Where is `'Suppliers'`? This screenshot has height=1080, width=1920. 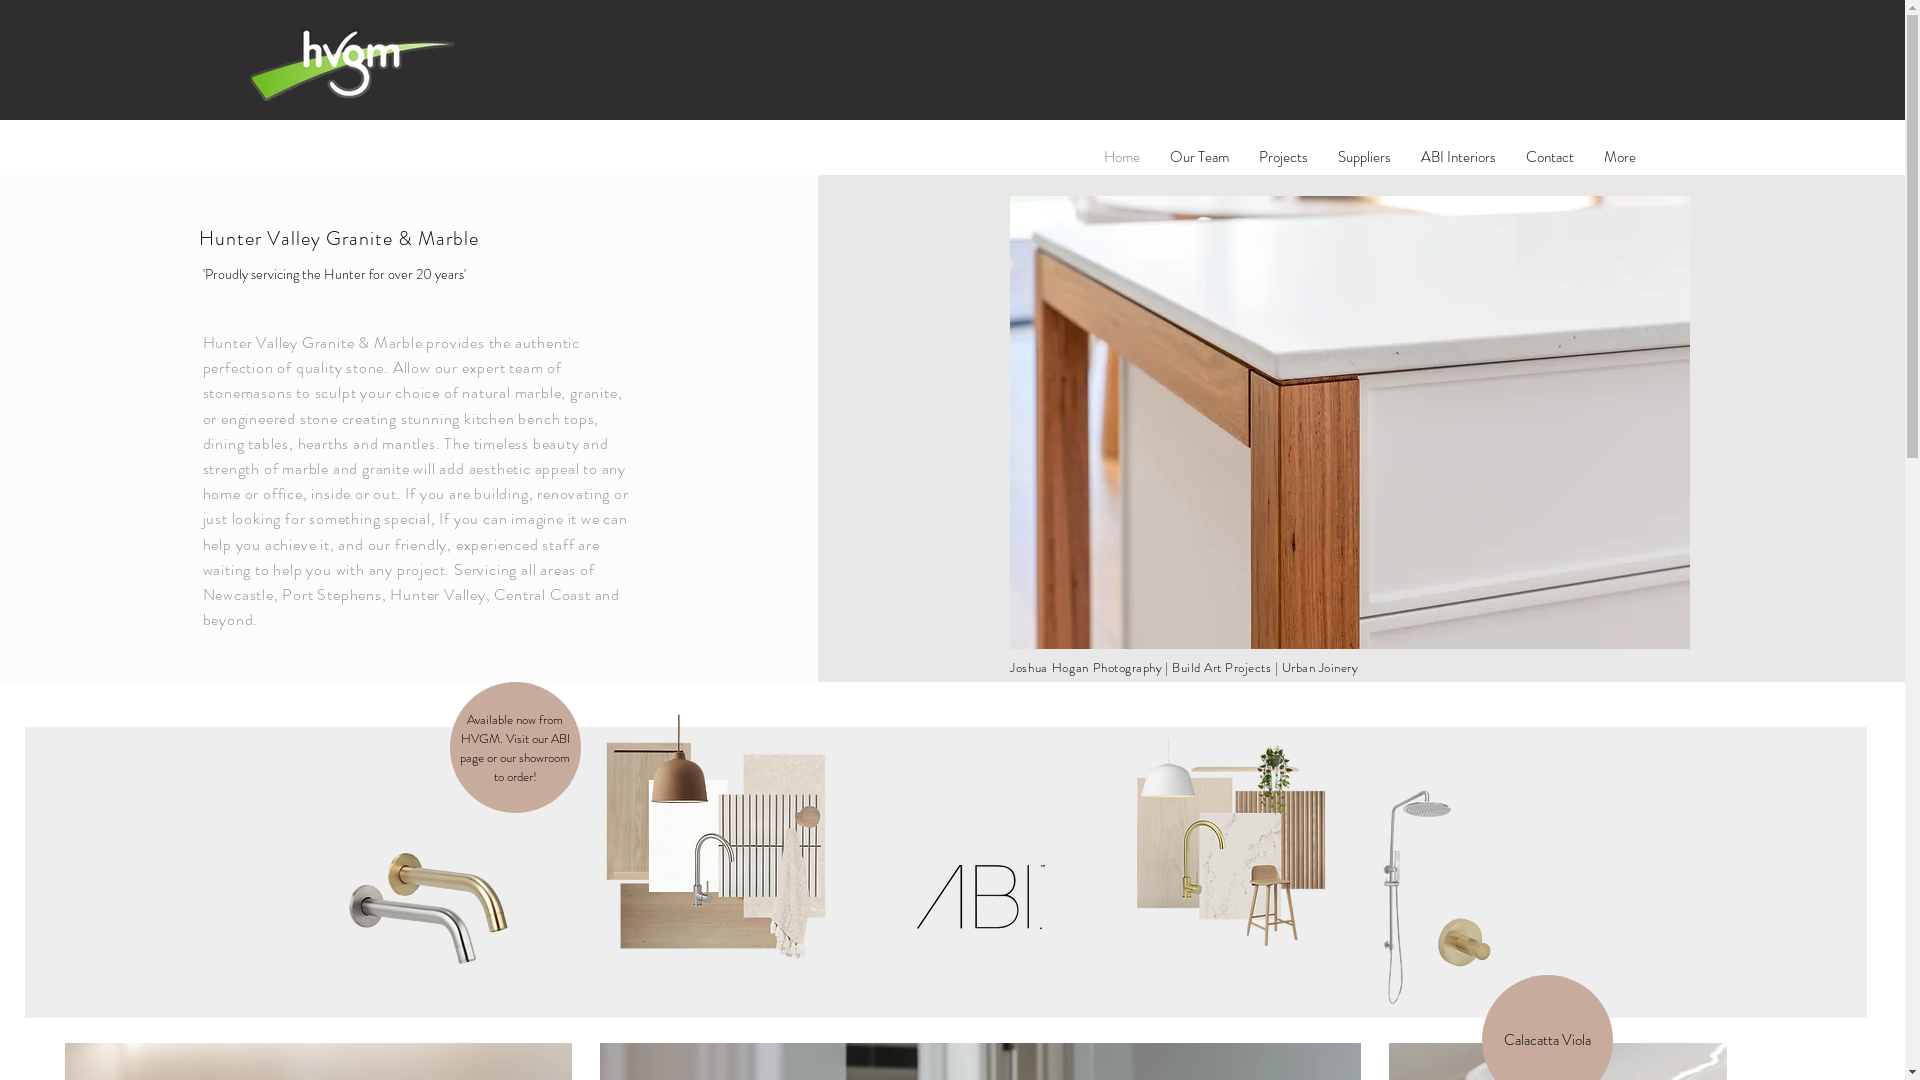
'Suppliers' is located at coordinates (1362, 156).